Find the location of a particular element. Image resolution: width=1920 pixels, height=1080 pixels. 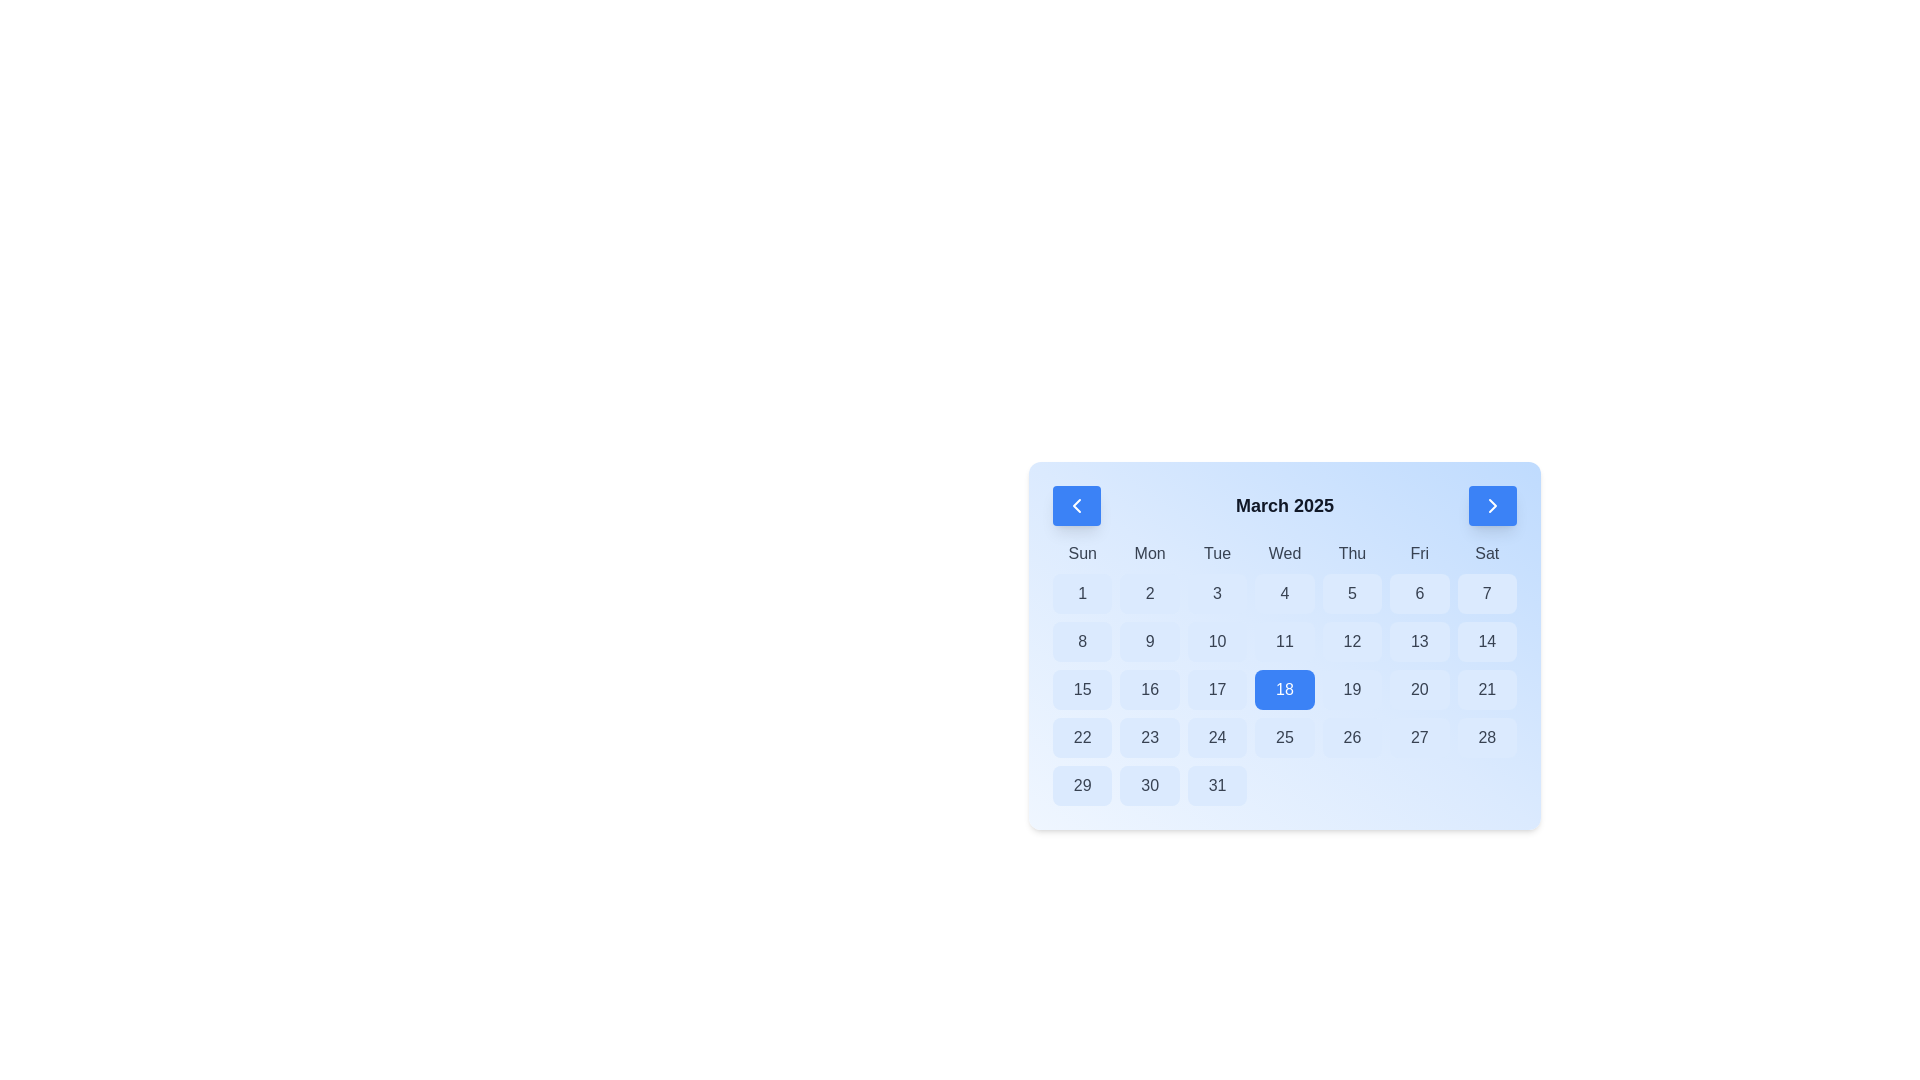

the text label displaying 'Sat', which is the last item in a row of day abbreviations is located at coordinates (1487, 554).